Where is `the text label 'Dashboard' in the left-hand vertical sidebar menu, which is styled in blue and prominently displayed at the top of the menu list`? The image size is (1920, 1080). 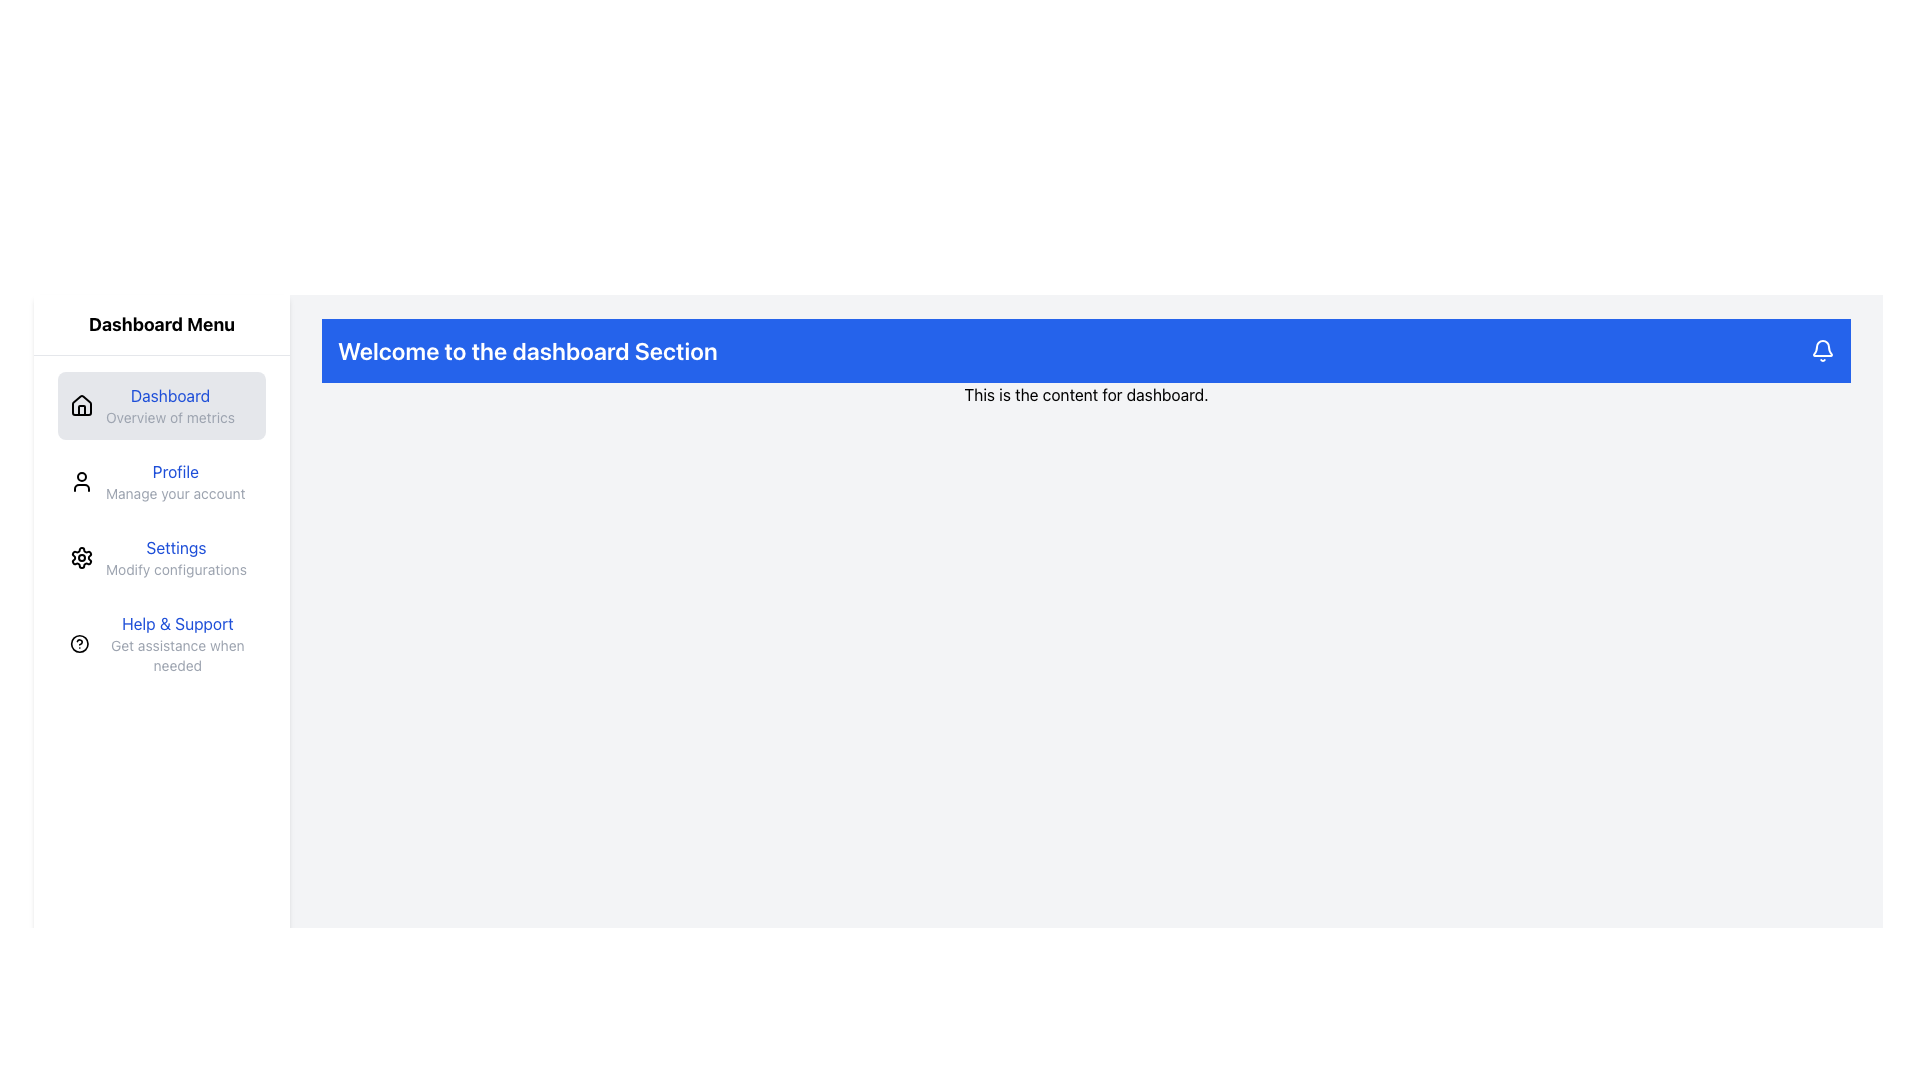 the text label 'Dashboard' in the left-hand vertical sidebar menu, which is styled in blue and prominently displayed at the top of the menu list is located at coordinates (170, 405).